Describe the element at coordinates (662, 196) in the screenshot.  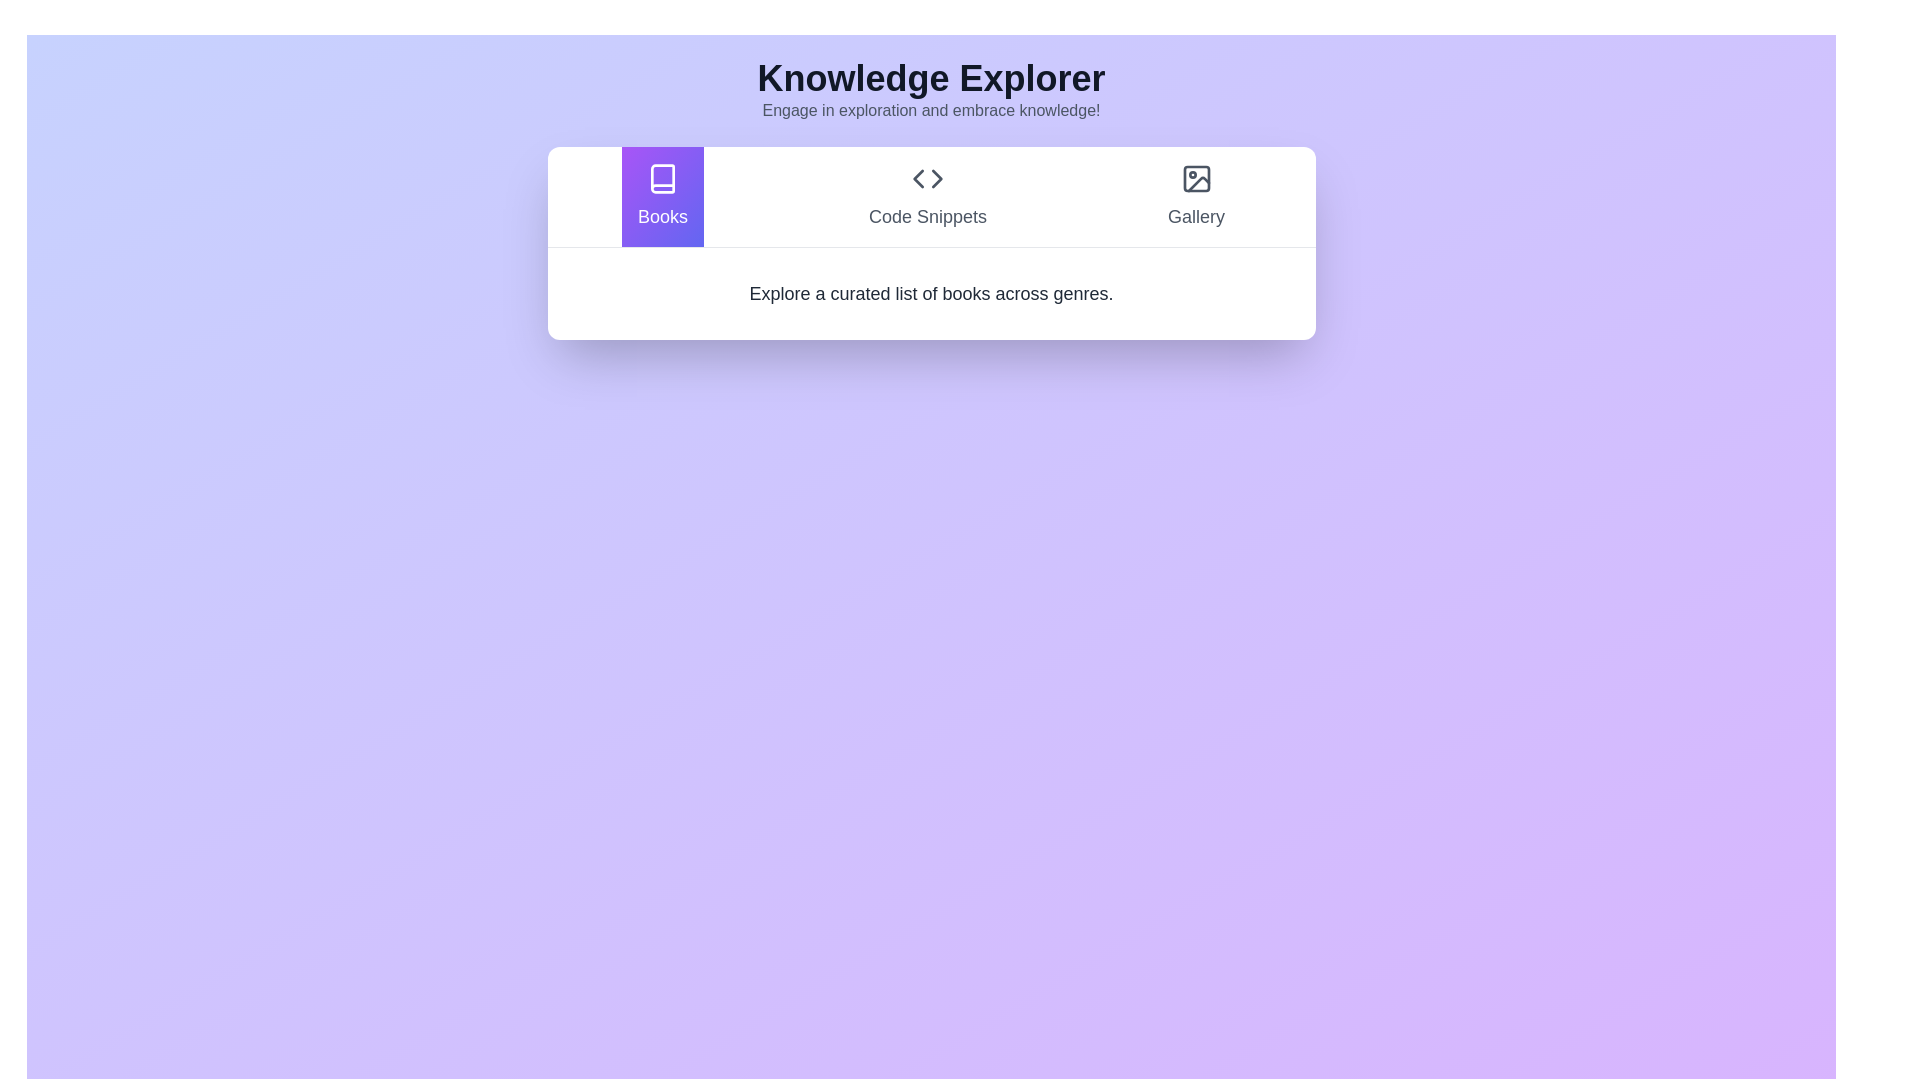
I see `the tab labeled Books to observe its visual feedback` at that location.